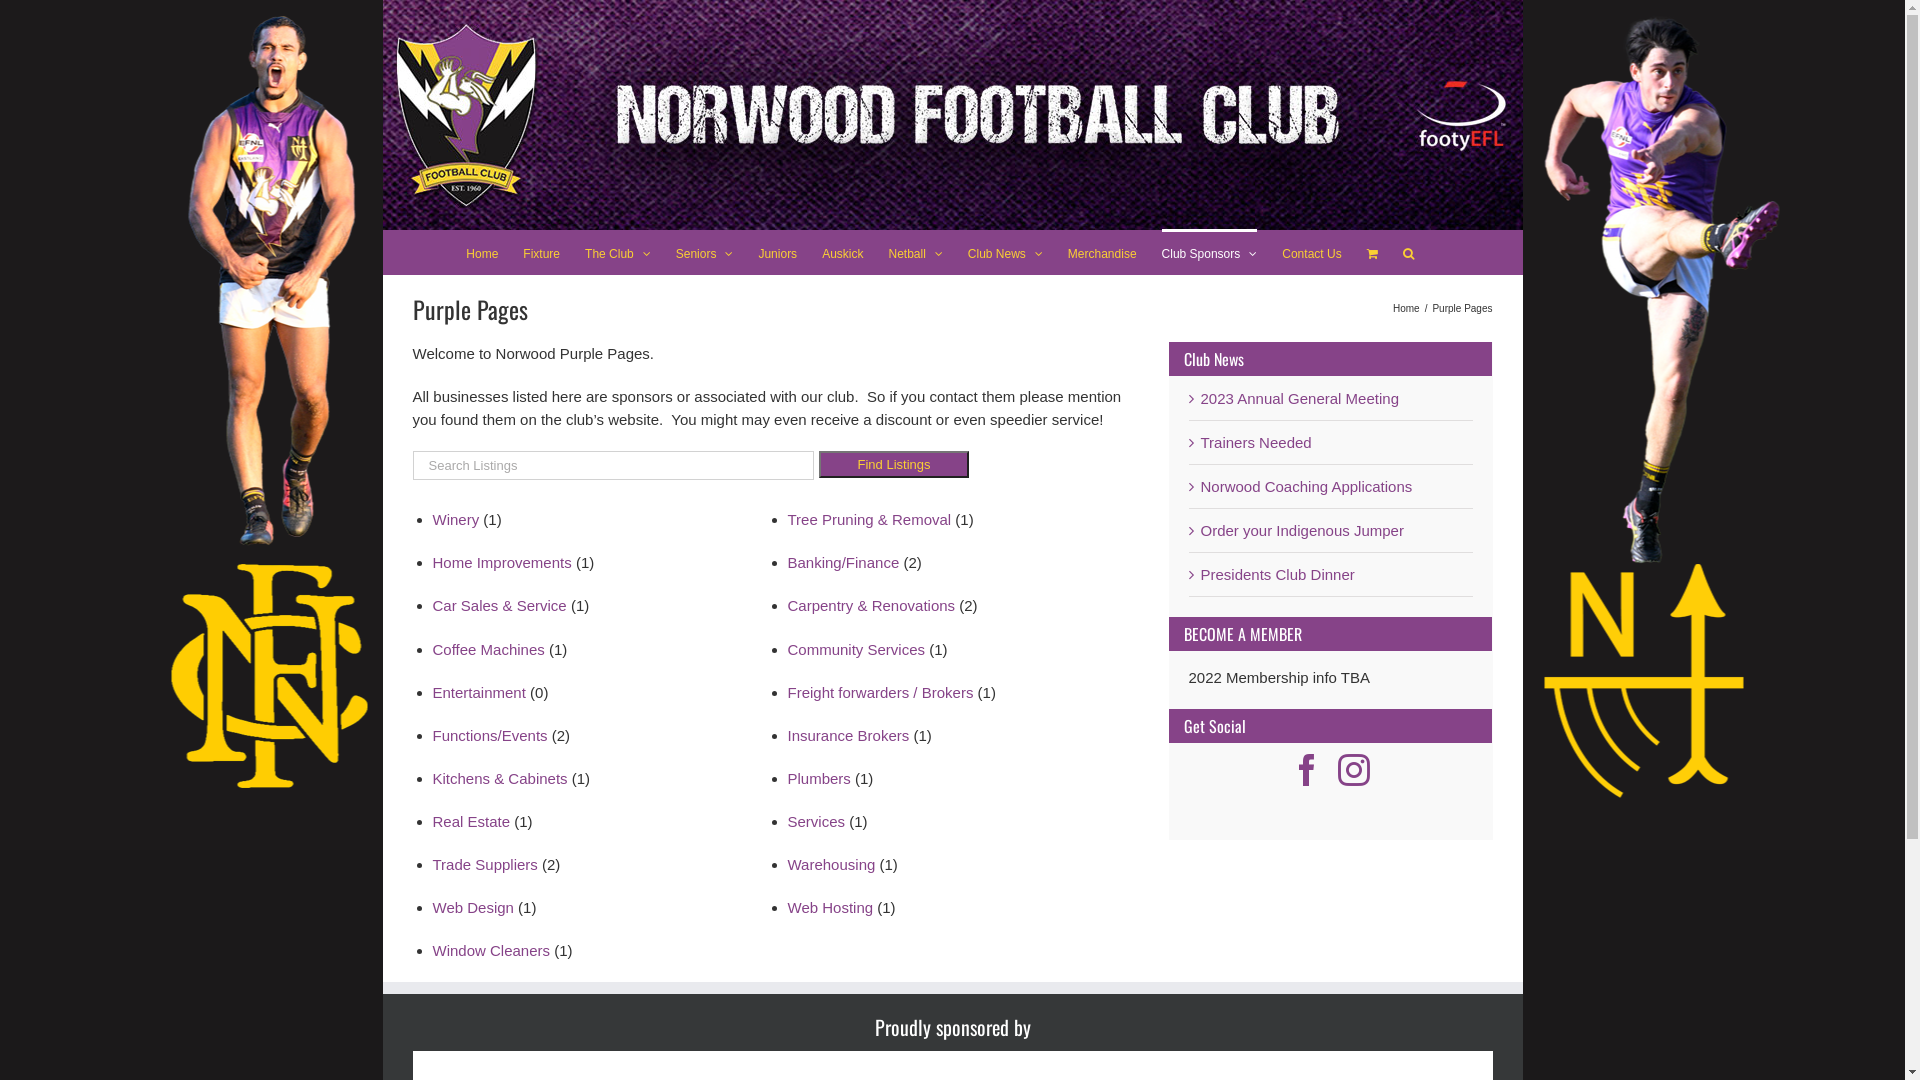  What do you see at coordinates (1299, 398) in the screenshot?
I see `'2023 Annual General Meeting'` at bounding box center [1299, 398].